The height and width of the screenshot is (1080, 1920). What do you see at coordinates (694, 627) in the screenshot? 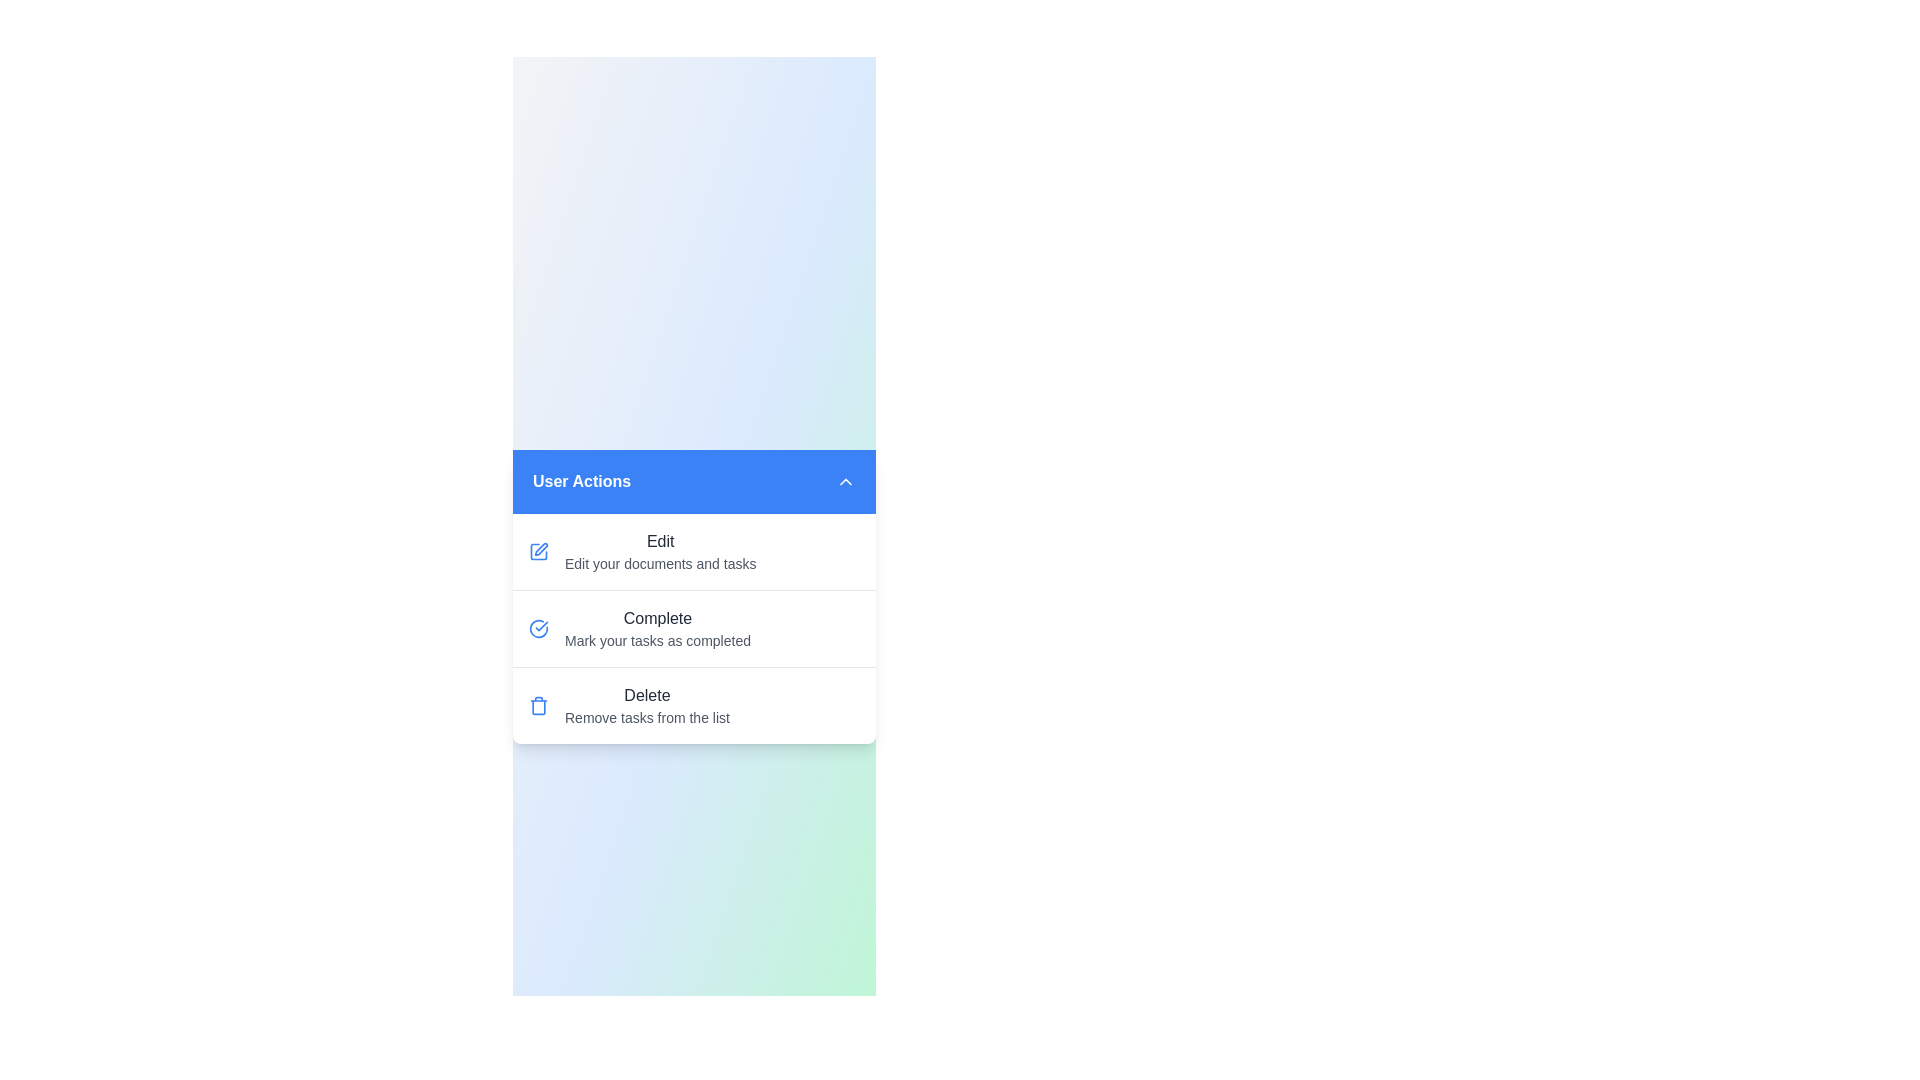
I see `the 'Complete' menu item` at bounding box center [694, 627].